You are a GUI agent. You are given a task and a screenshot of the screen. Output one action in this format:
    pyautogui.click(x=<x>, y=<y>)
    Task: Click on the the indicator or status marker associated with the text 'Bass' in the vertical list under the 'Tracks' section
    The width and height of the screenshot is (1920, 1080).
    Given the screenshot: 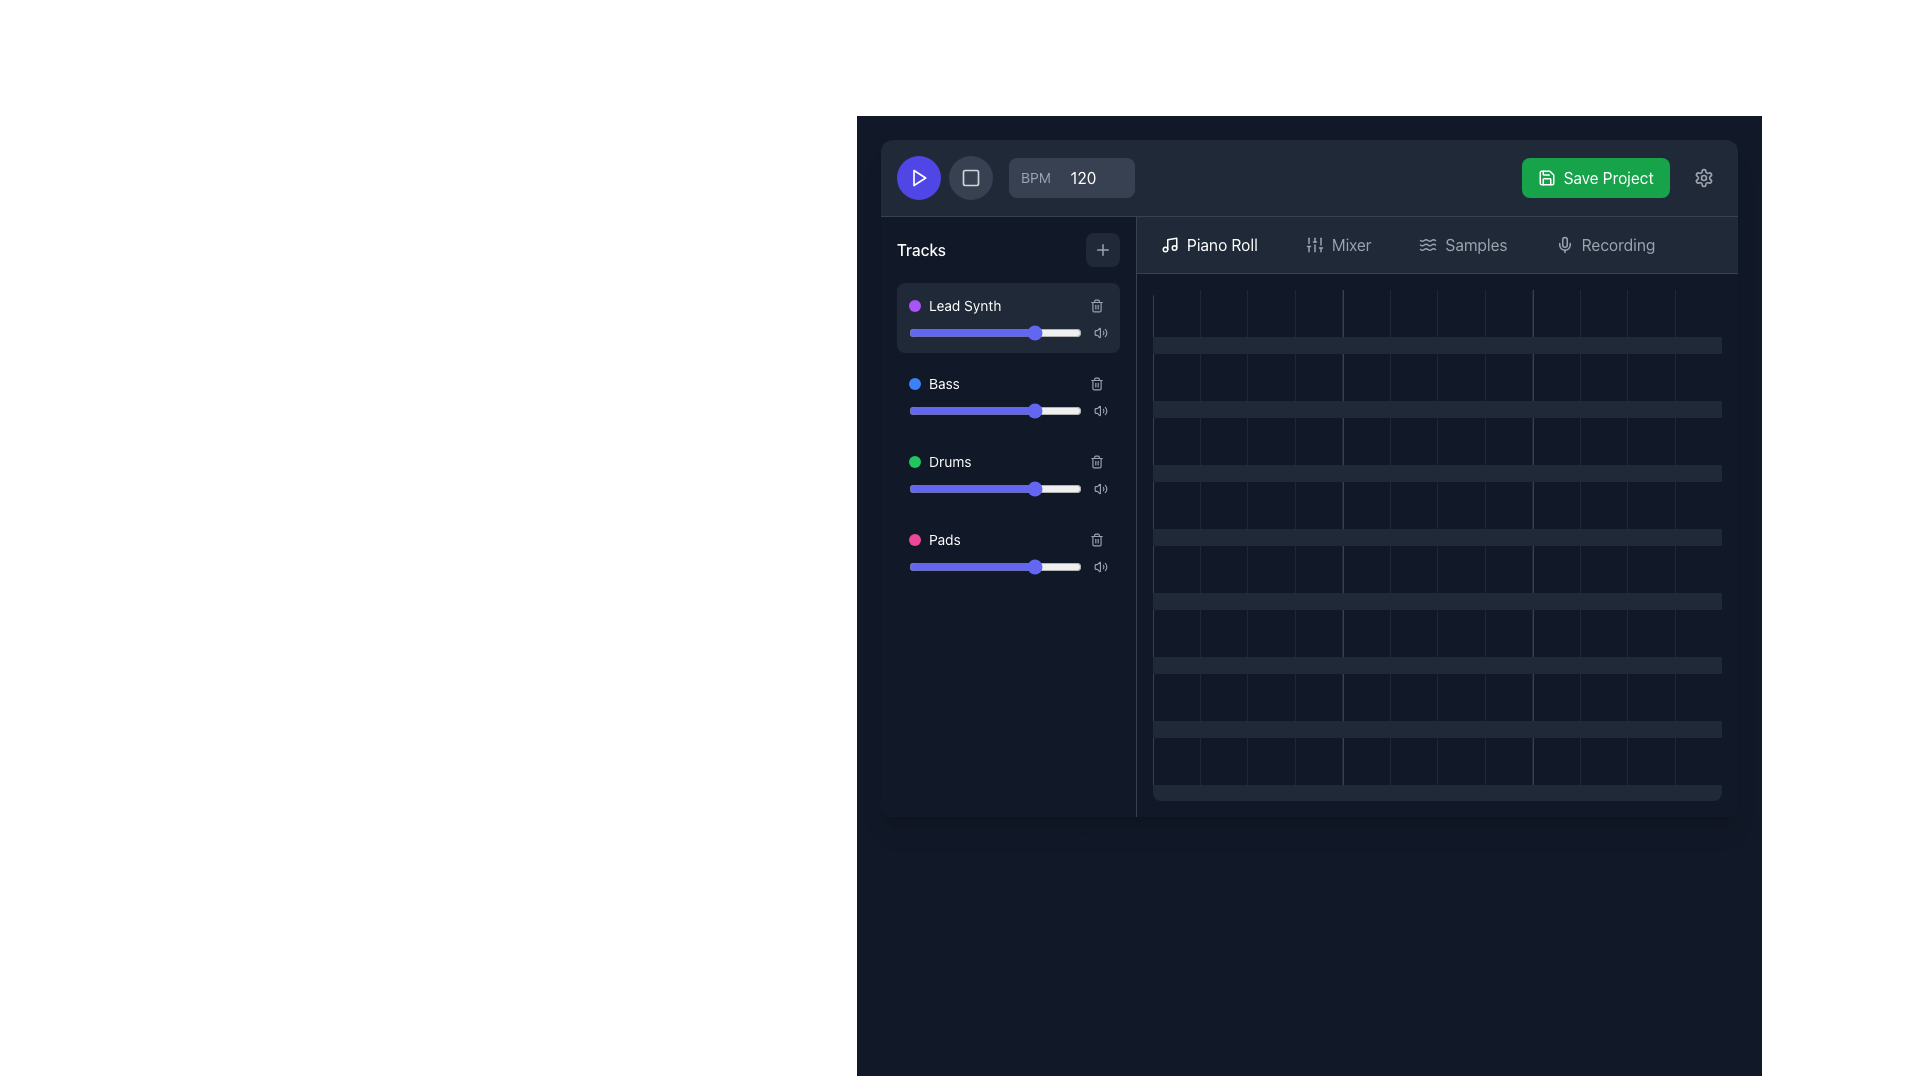 What is the action you would take?
    pyautogui.click(x=914, y=384)
    